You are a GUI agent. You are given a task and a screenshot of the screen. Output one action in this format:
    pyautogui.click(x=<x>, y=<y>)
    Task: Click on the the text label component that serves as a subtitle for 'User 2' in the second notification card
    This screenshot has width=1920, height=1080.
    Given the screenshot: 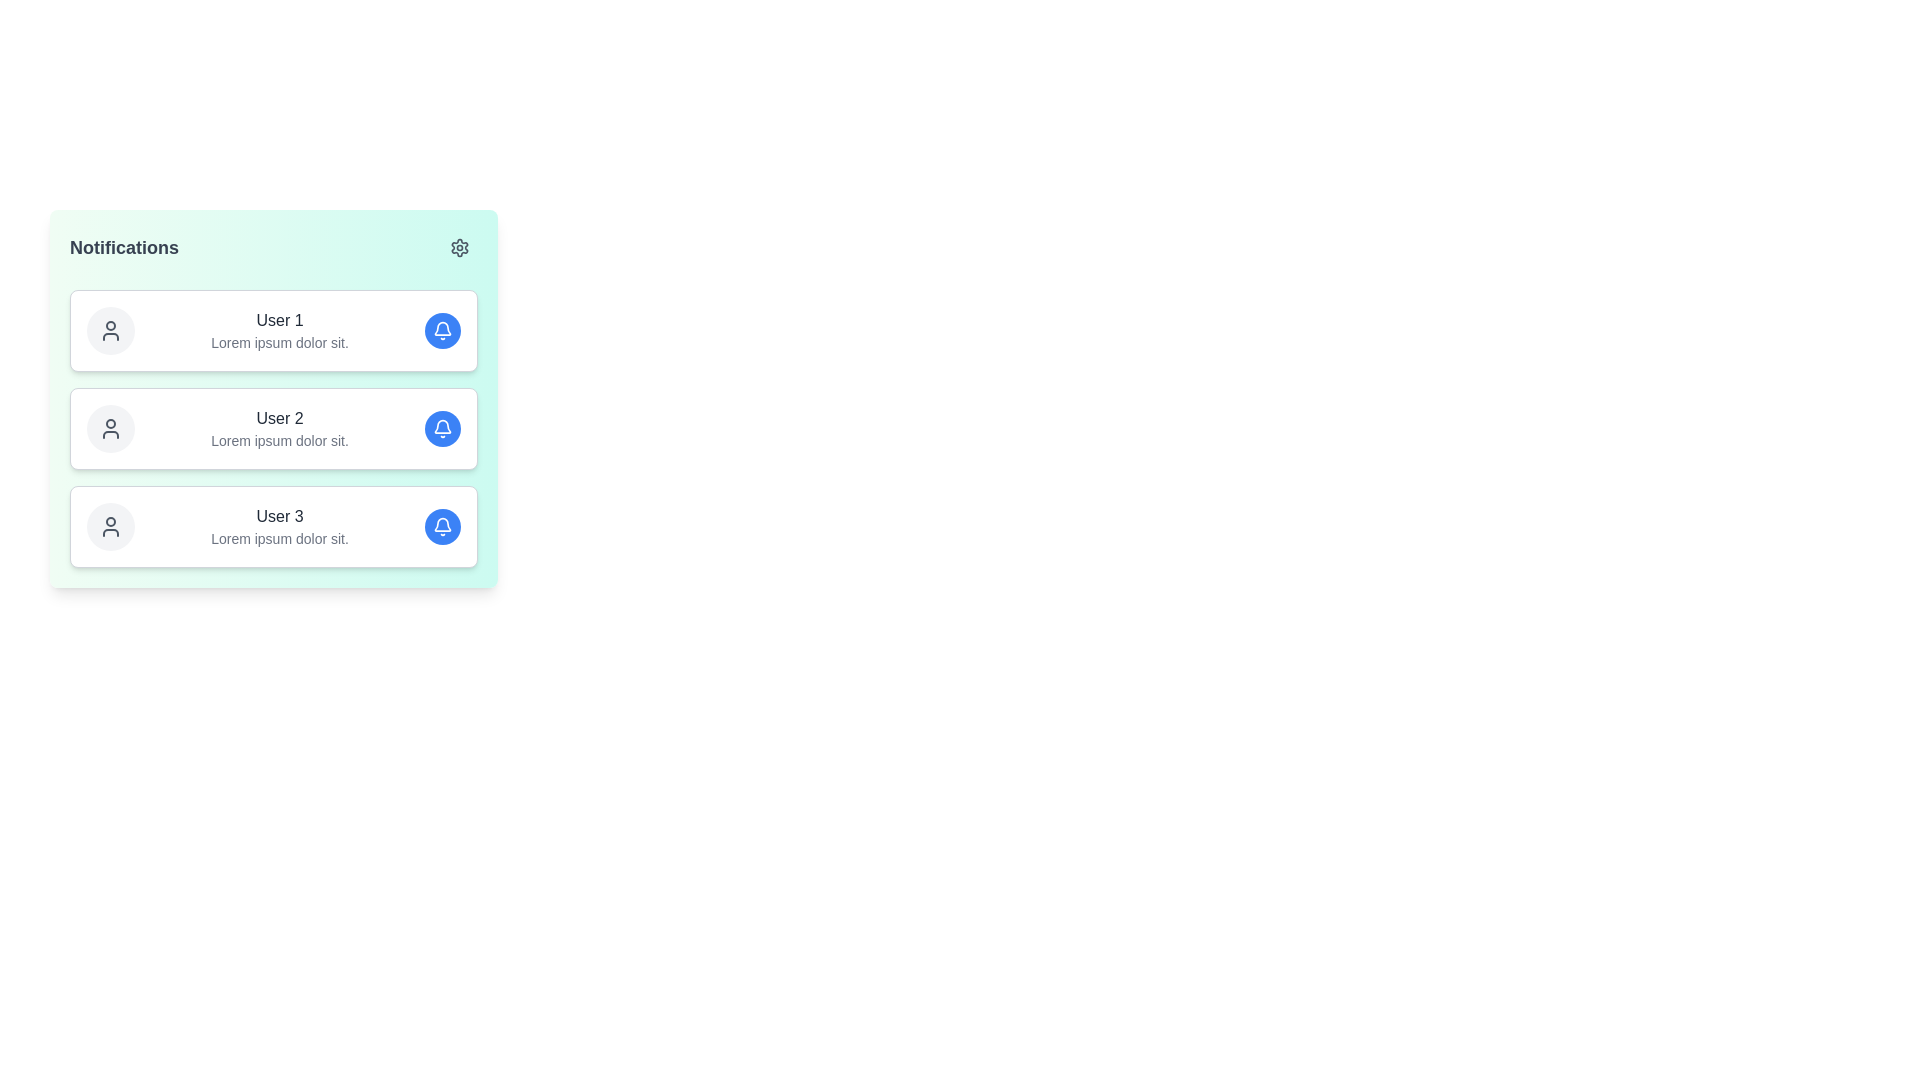 What is the action you would take?
    pyautogui.click(x=278, y=439)
    